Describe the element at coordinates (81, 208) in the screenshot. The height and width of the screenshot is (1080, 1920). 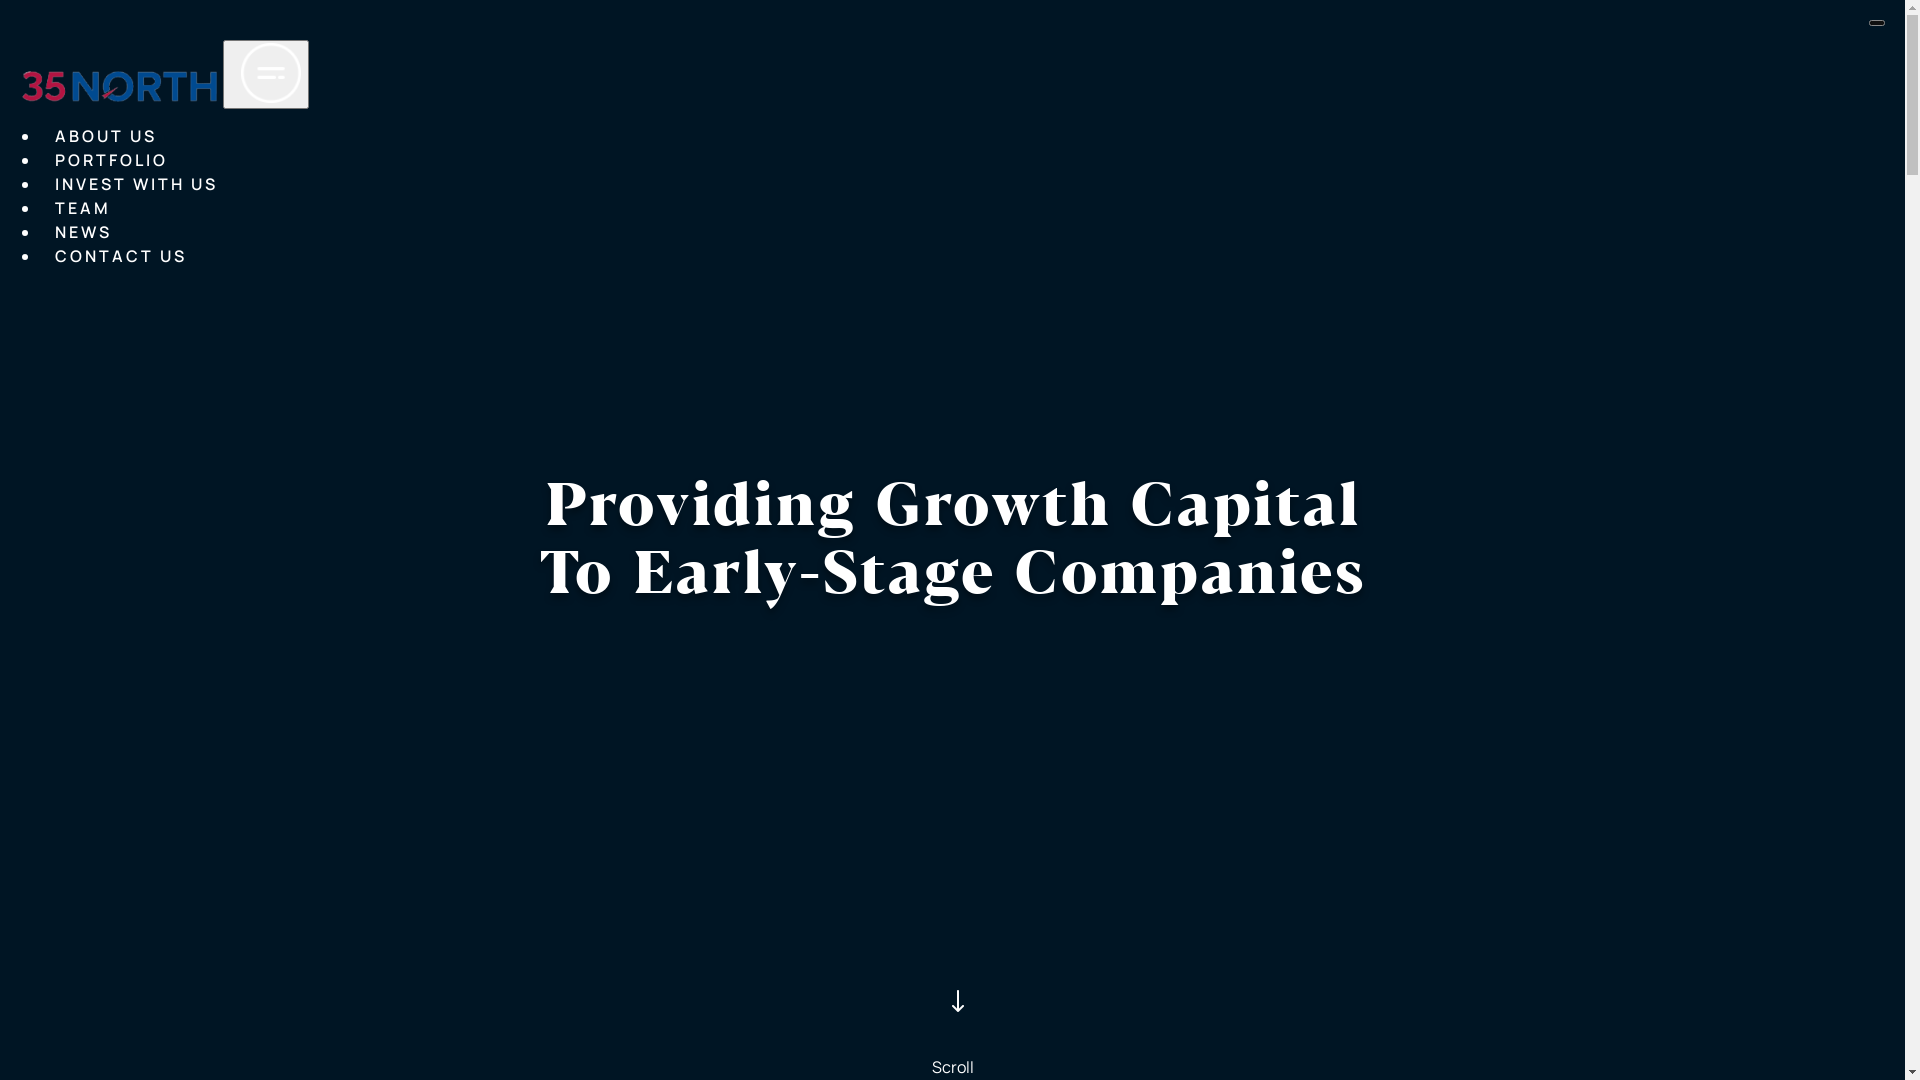
I see `'TEAM'` at that location.